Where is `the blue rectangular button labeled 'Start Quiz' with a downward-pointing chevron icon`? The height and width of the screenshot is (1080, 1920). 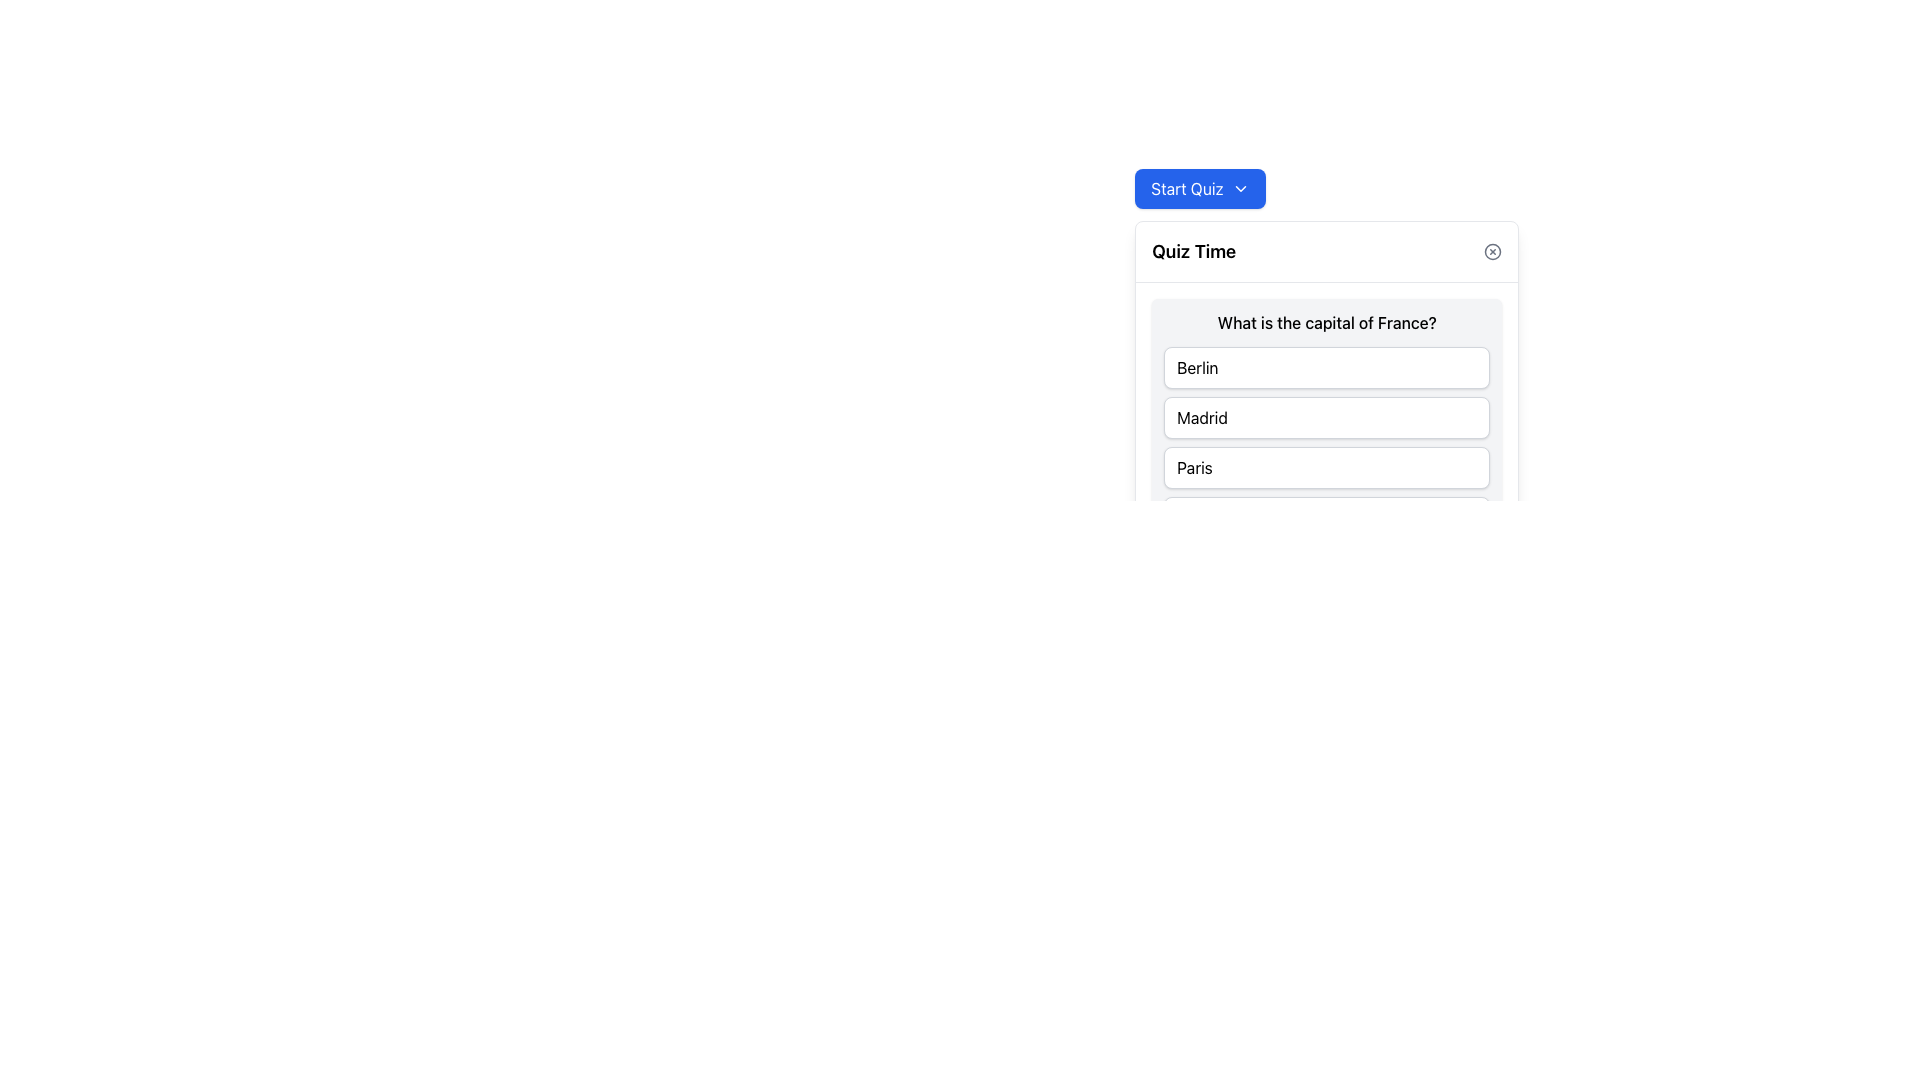
the blue rectangular button labeled 'Start Quiz' with a downward-pointing chevron icon is located at coordinates (1200, 189).